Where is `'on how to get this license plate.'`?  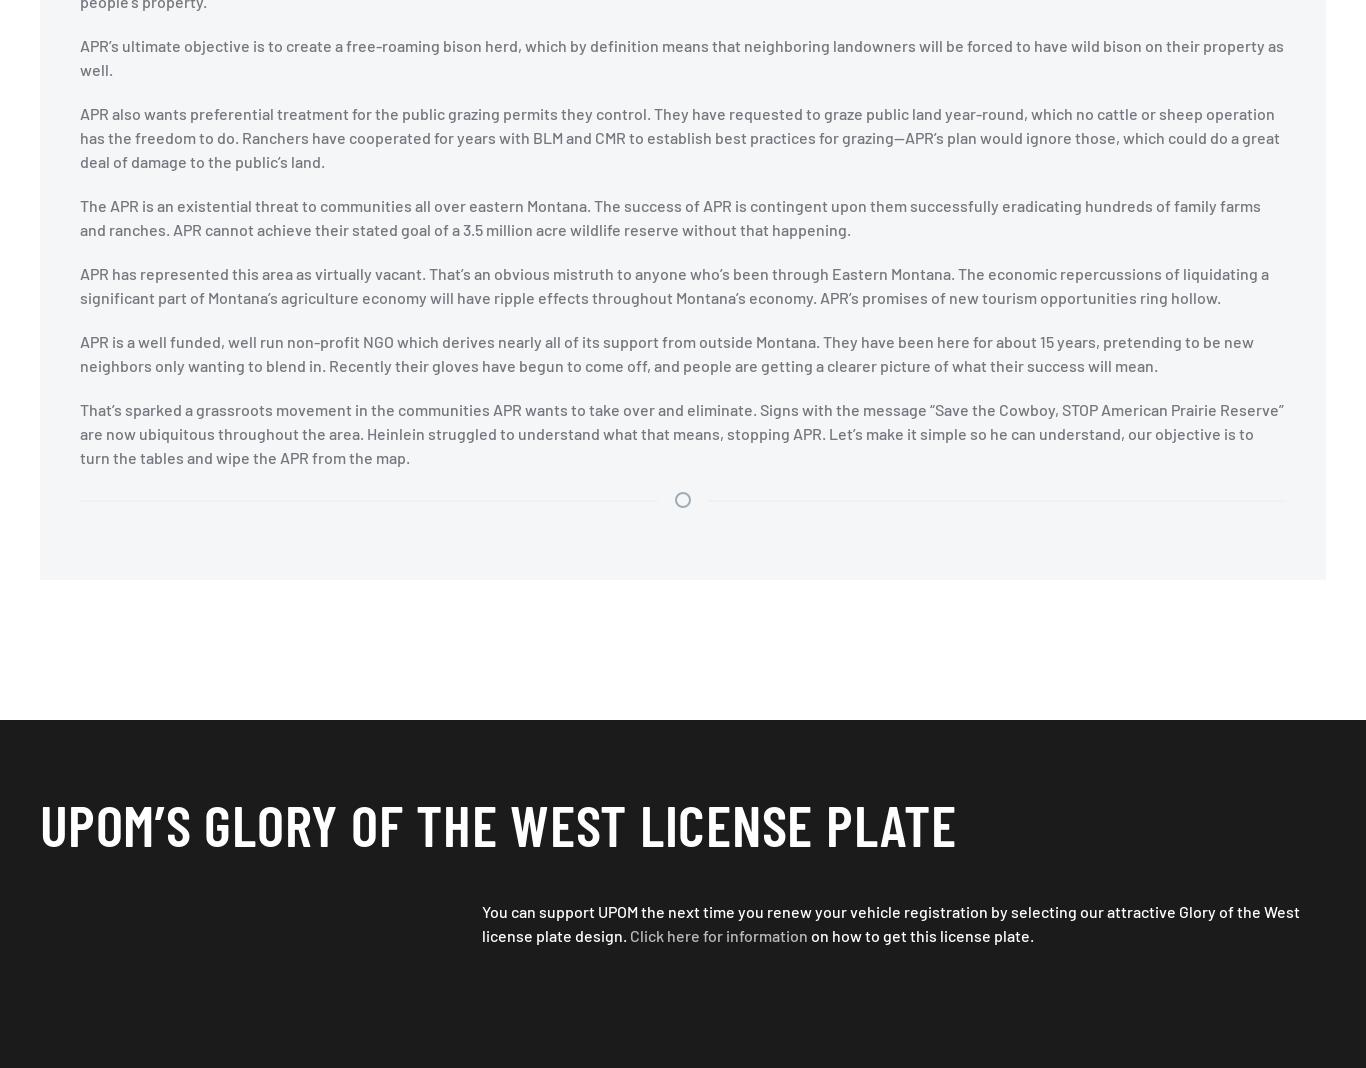 'on how to get this license plate.' is located at coordinates (920, 933).